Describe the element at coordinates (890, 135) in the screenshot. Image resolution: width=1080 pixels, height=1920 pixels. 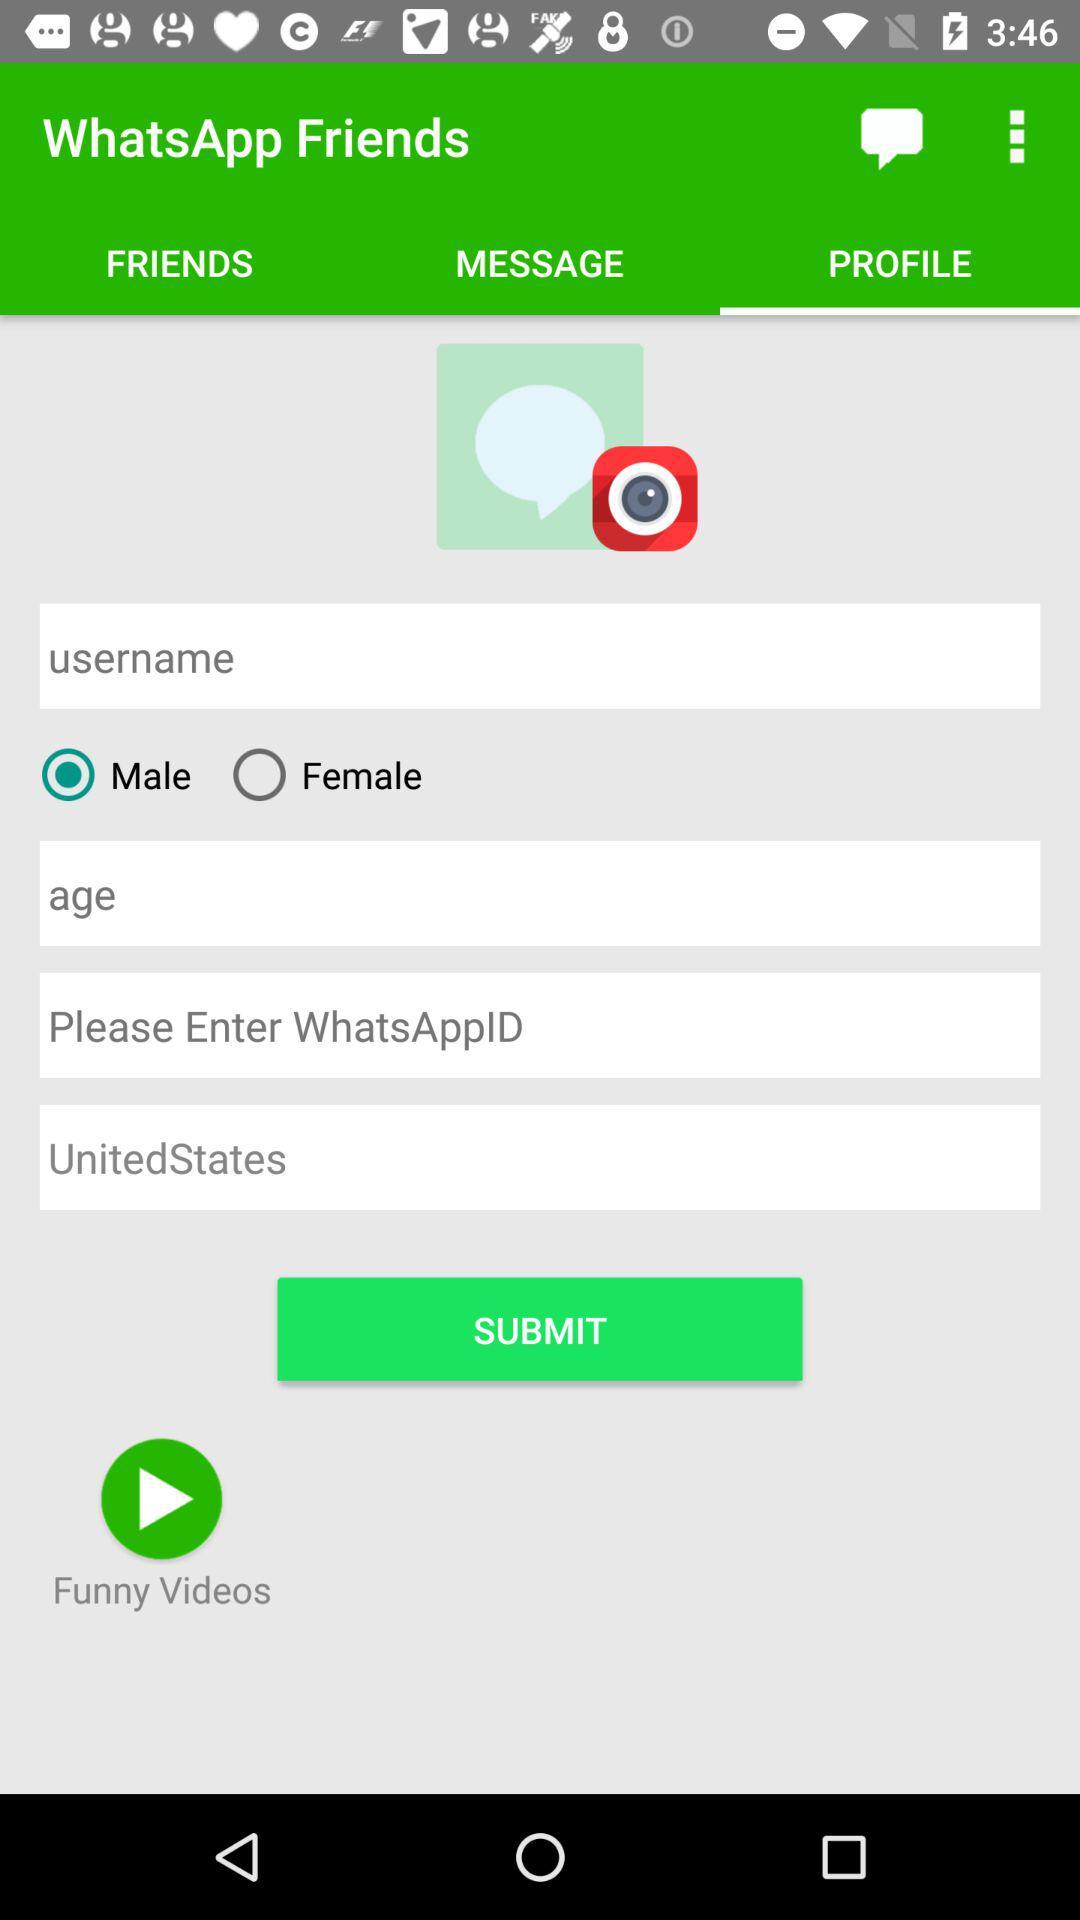
I see `send message friend` at that location.